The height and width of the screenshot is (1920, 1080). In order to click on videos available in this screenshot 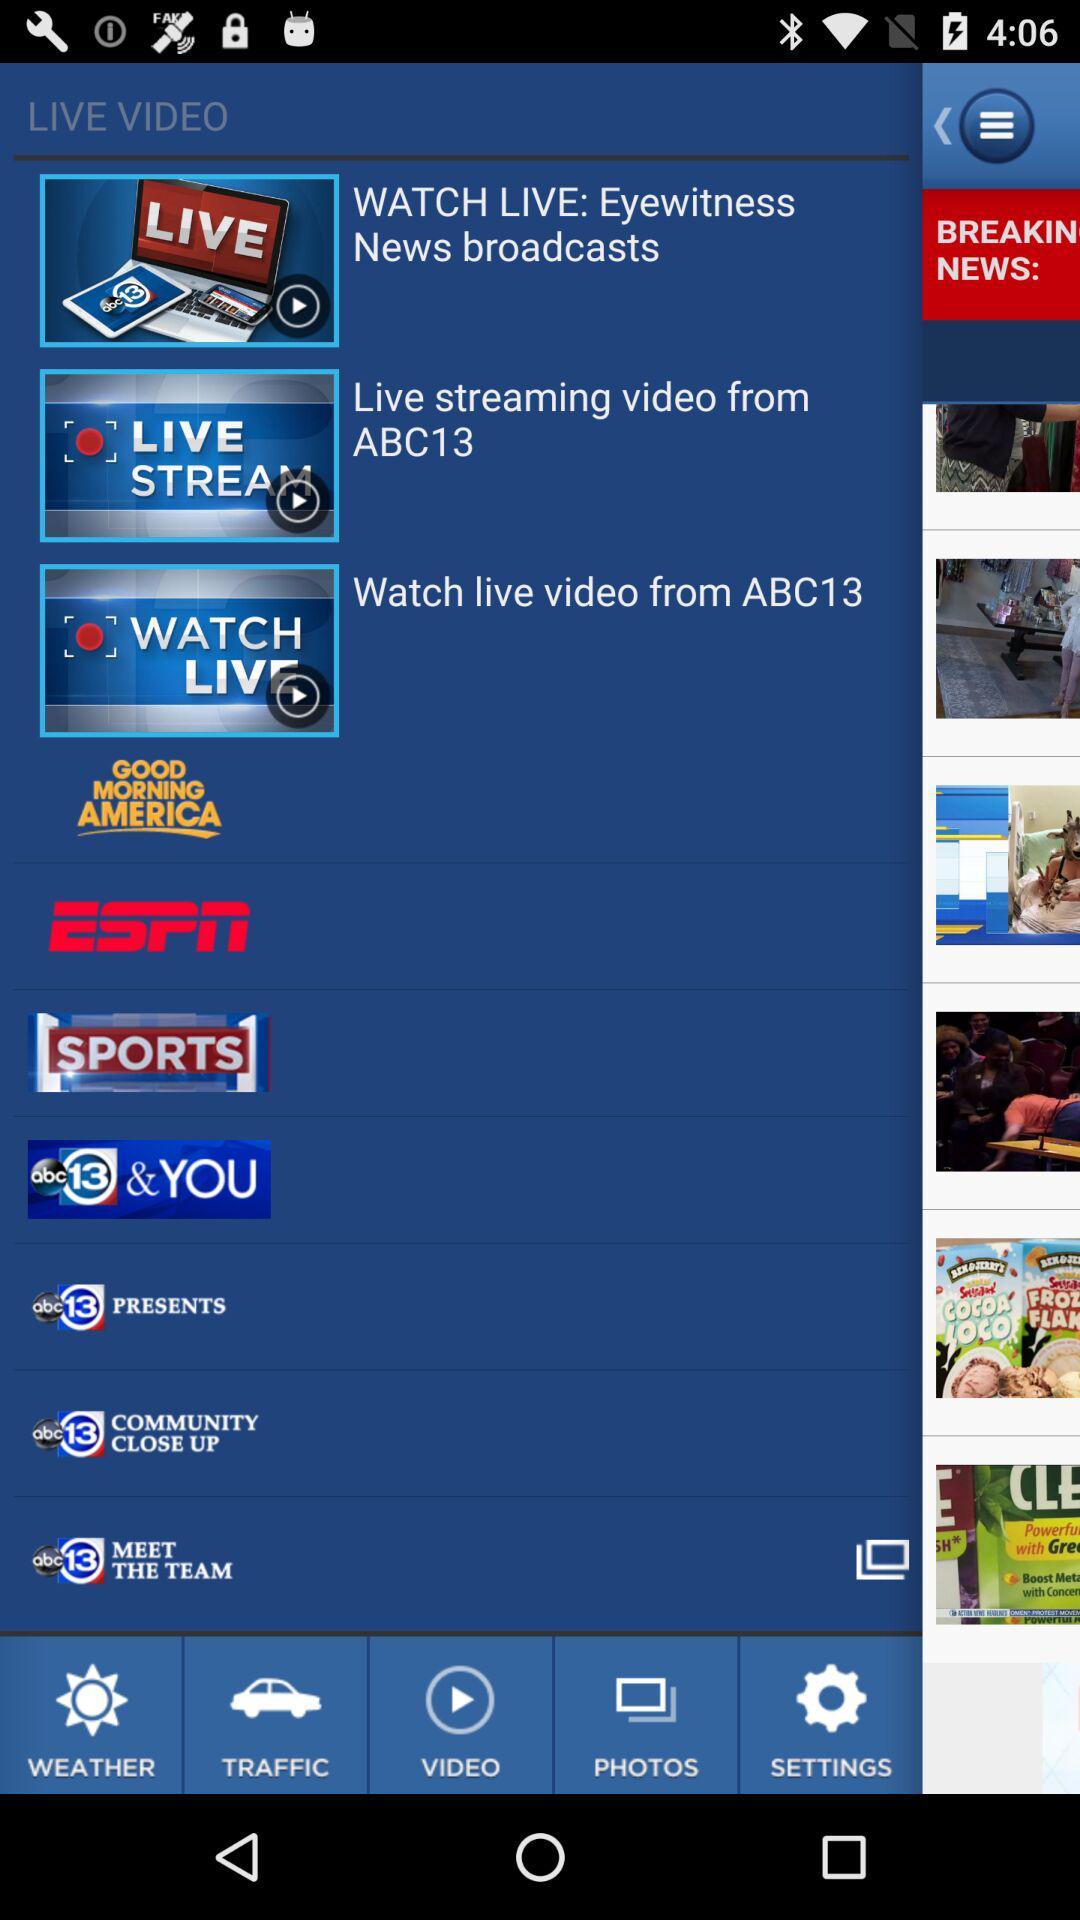, I will do `click(460, 1714)`.